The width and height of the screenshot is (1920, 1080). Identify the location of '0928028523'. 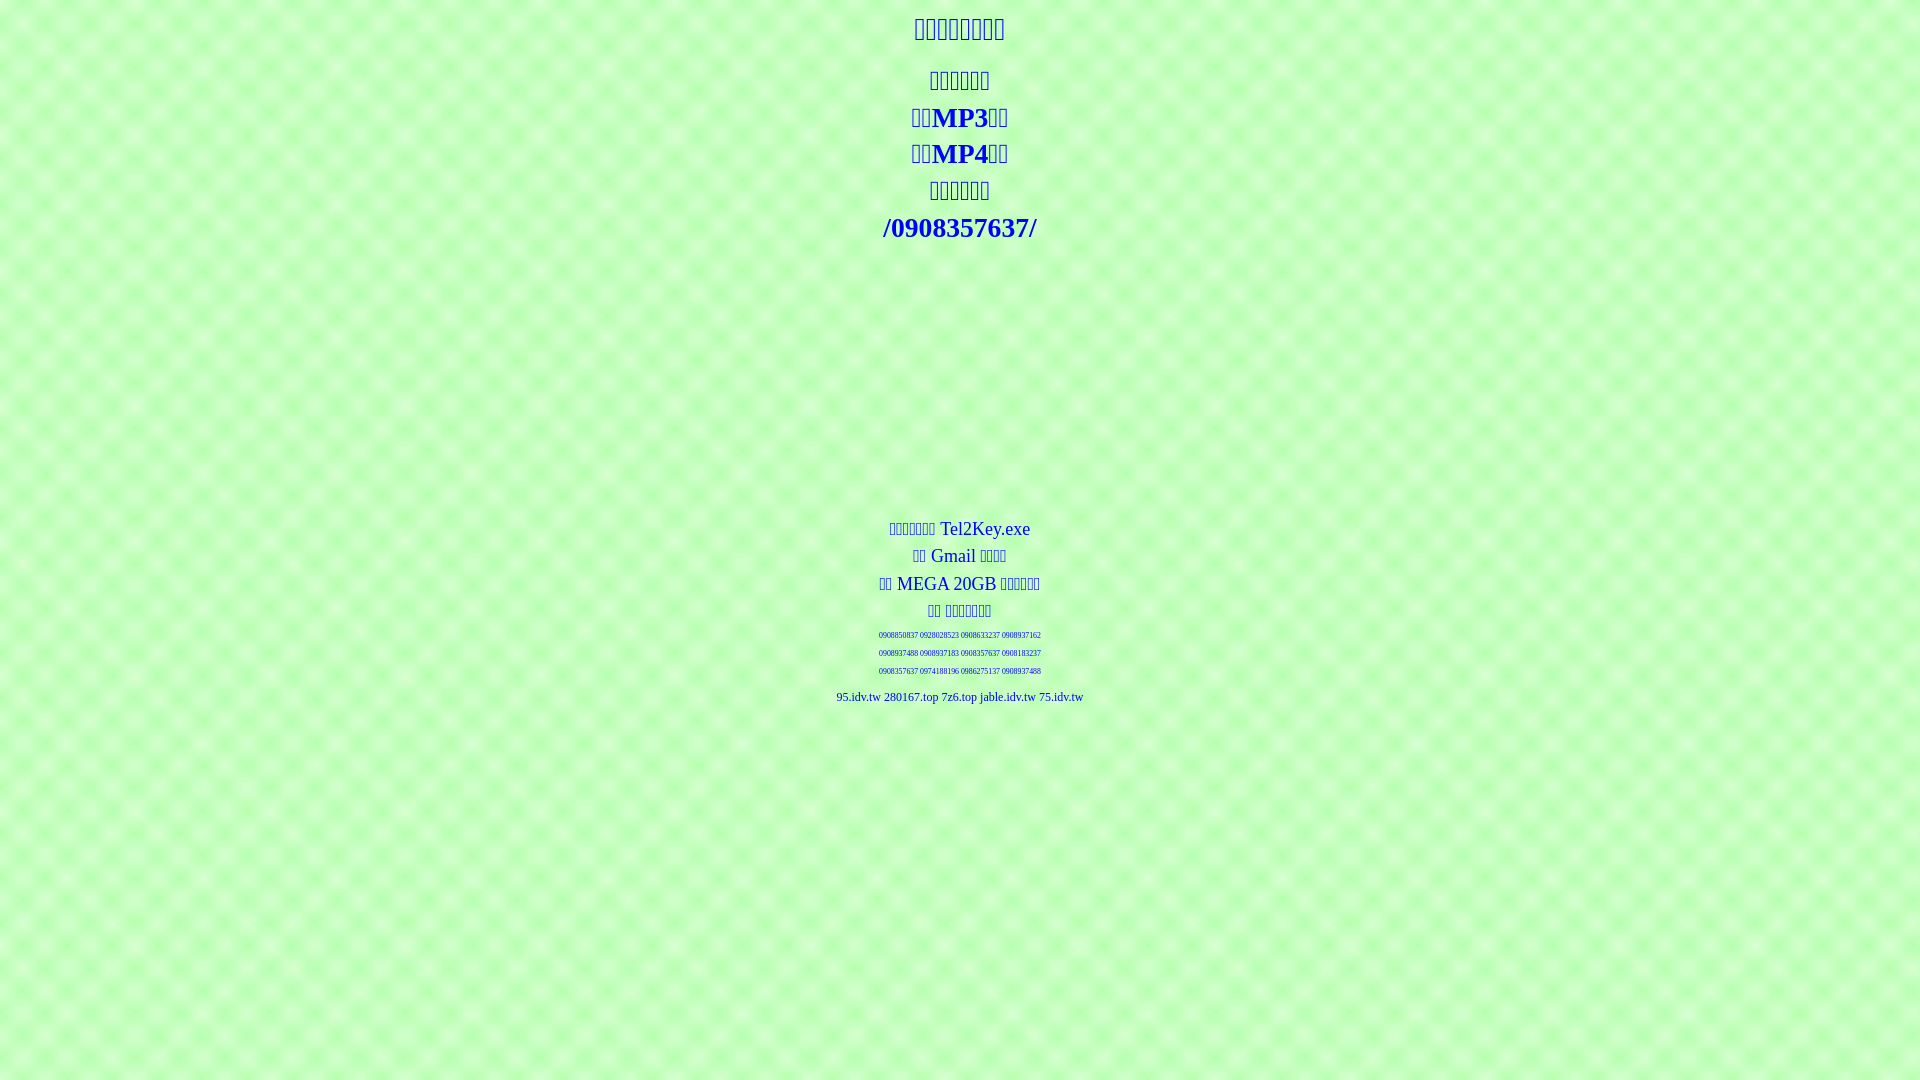
(938, 635).